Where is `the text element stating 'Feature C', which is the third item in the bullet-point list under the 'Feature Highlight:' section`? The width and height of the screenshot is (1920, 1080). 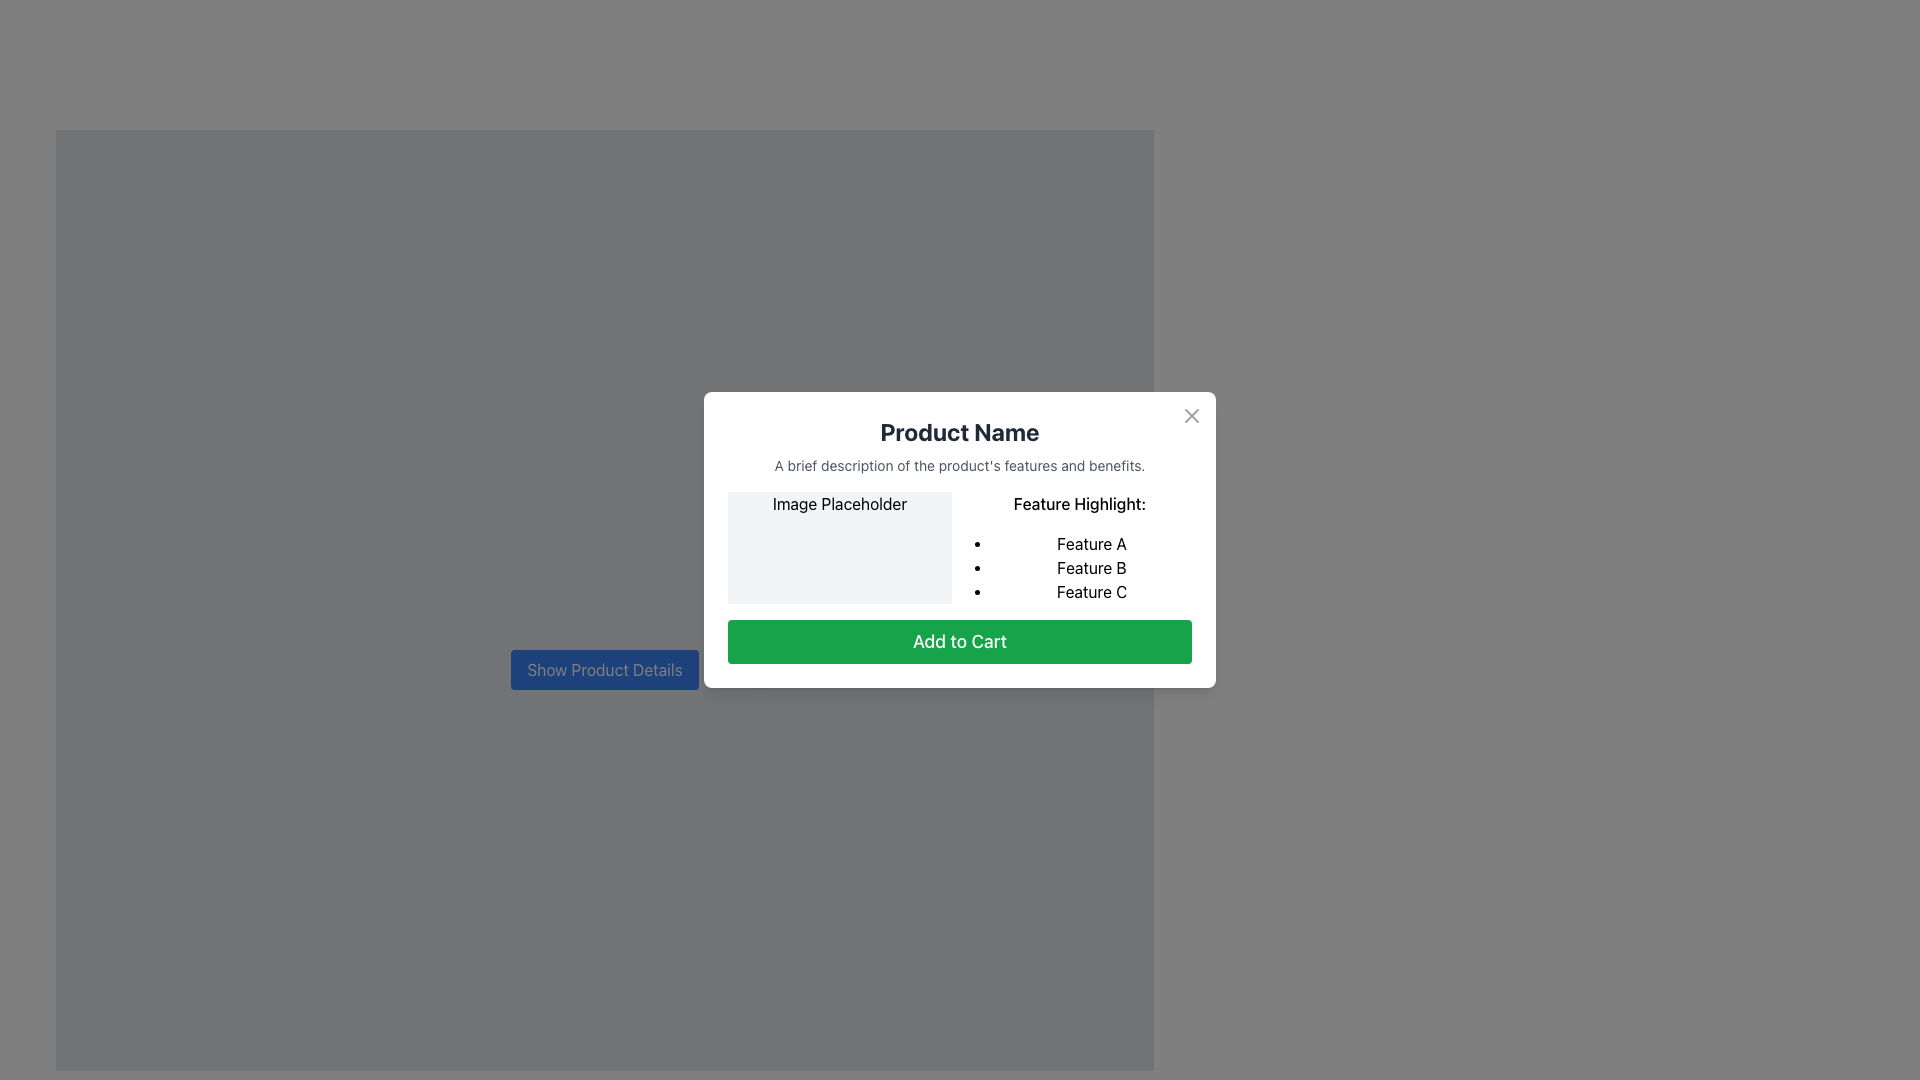 the text element stating 'Feature C', which is the third item in the bullet-point list under the 'Feature Highlight:' section is located at coordinates (1090, 590).